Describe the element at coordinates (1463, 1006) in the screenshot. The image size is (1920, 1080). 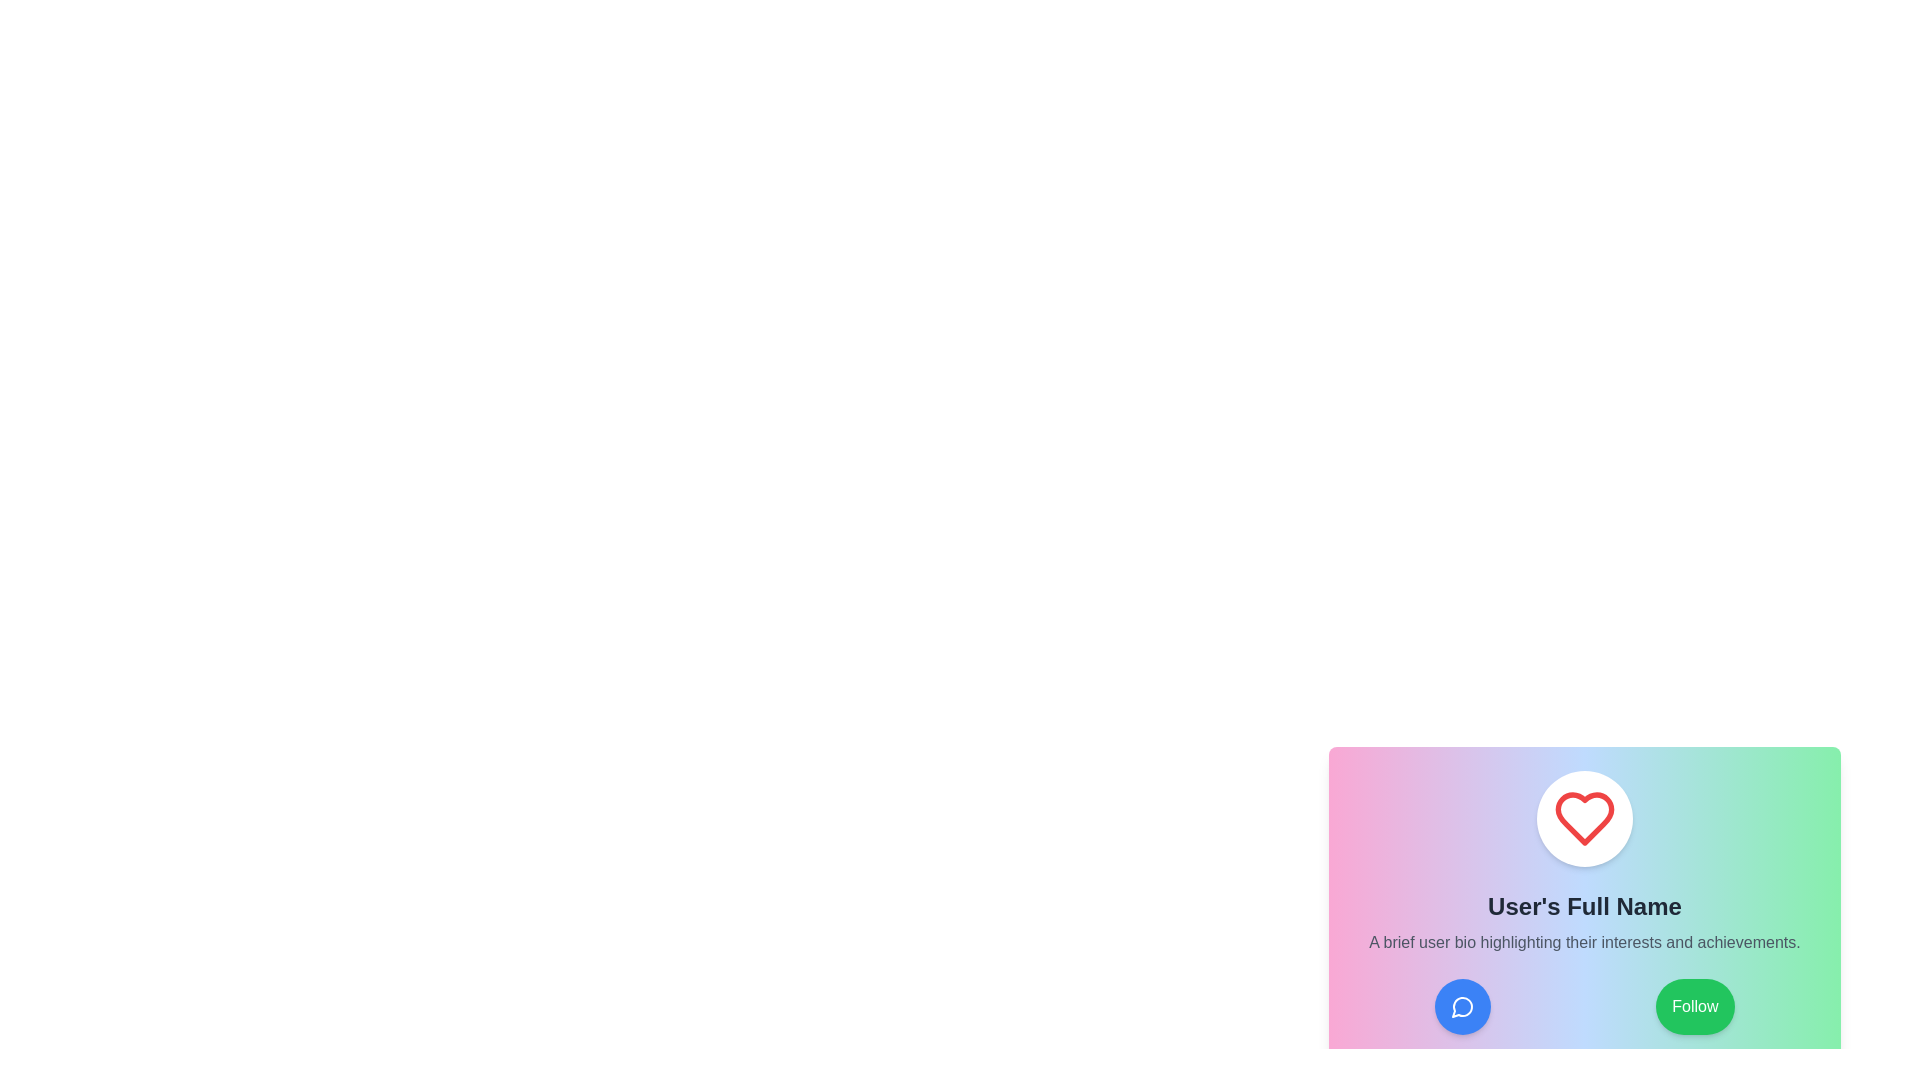
I see `the circular blue button with a white speech bubble icon located below the user information section` at that location.